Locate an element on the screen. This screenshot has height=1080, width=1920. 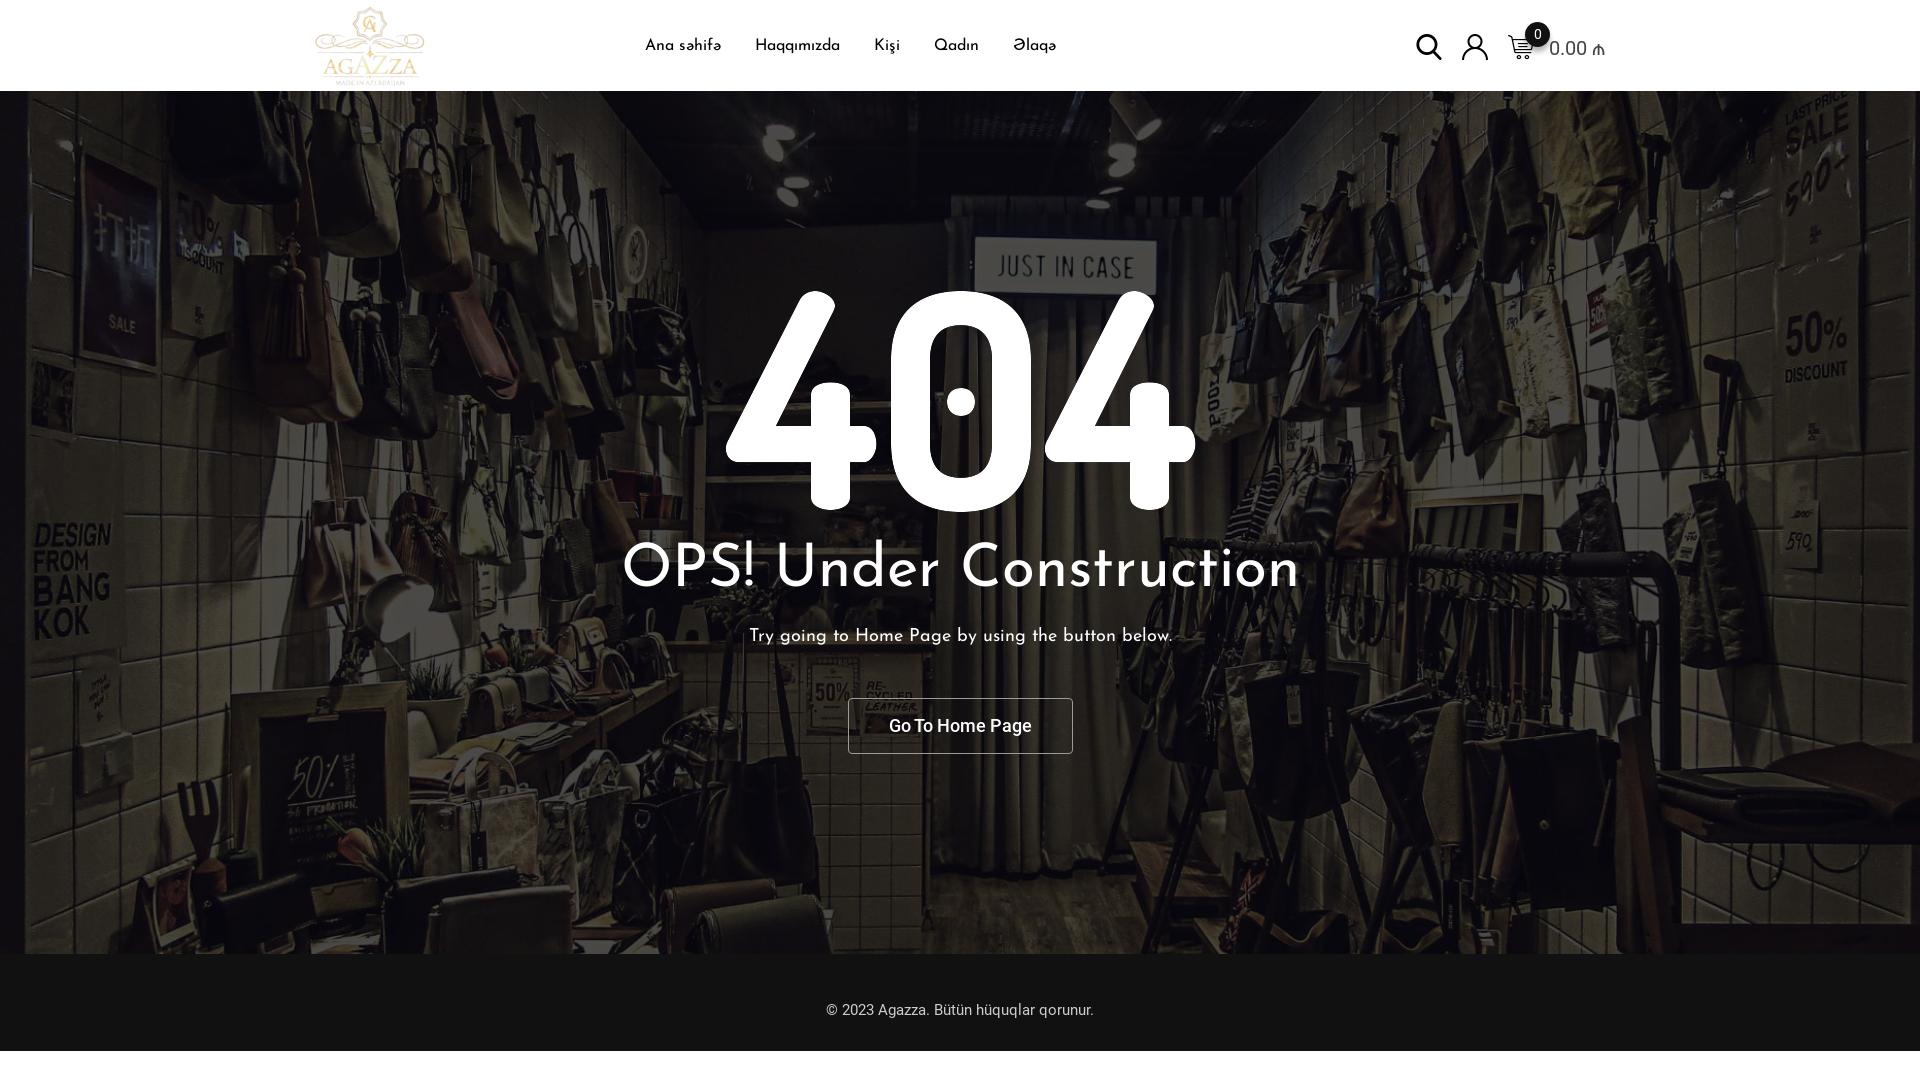
'My Account' is located at coordinates (1474, 45).